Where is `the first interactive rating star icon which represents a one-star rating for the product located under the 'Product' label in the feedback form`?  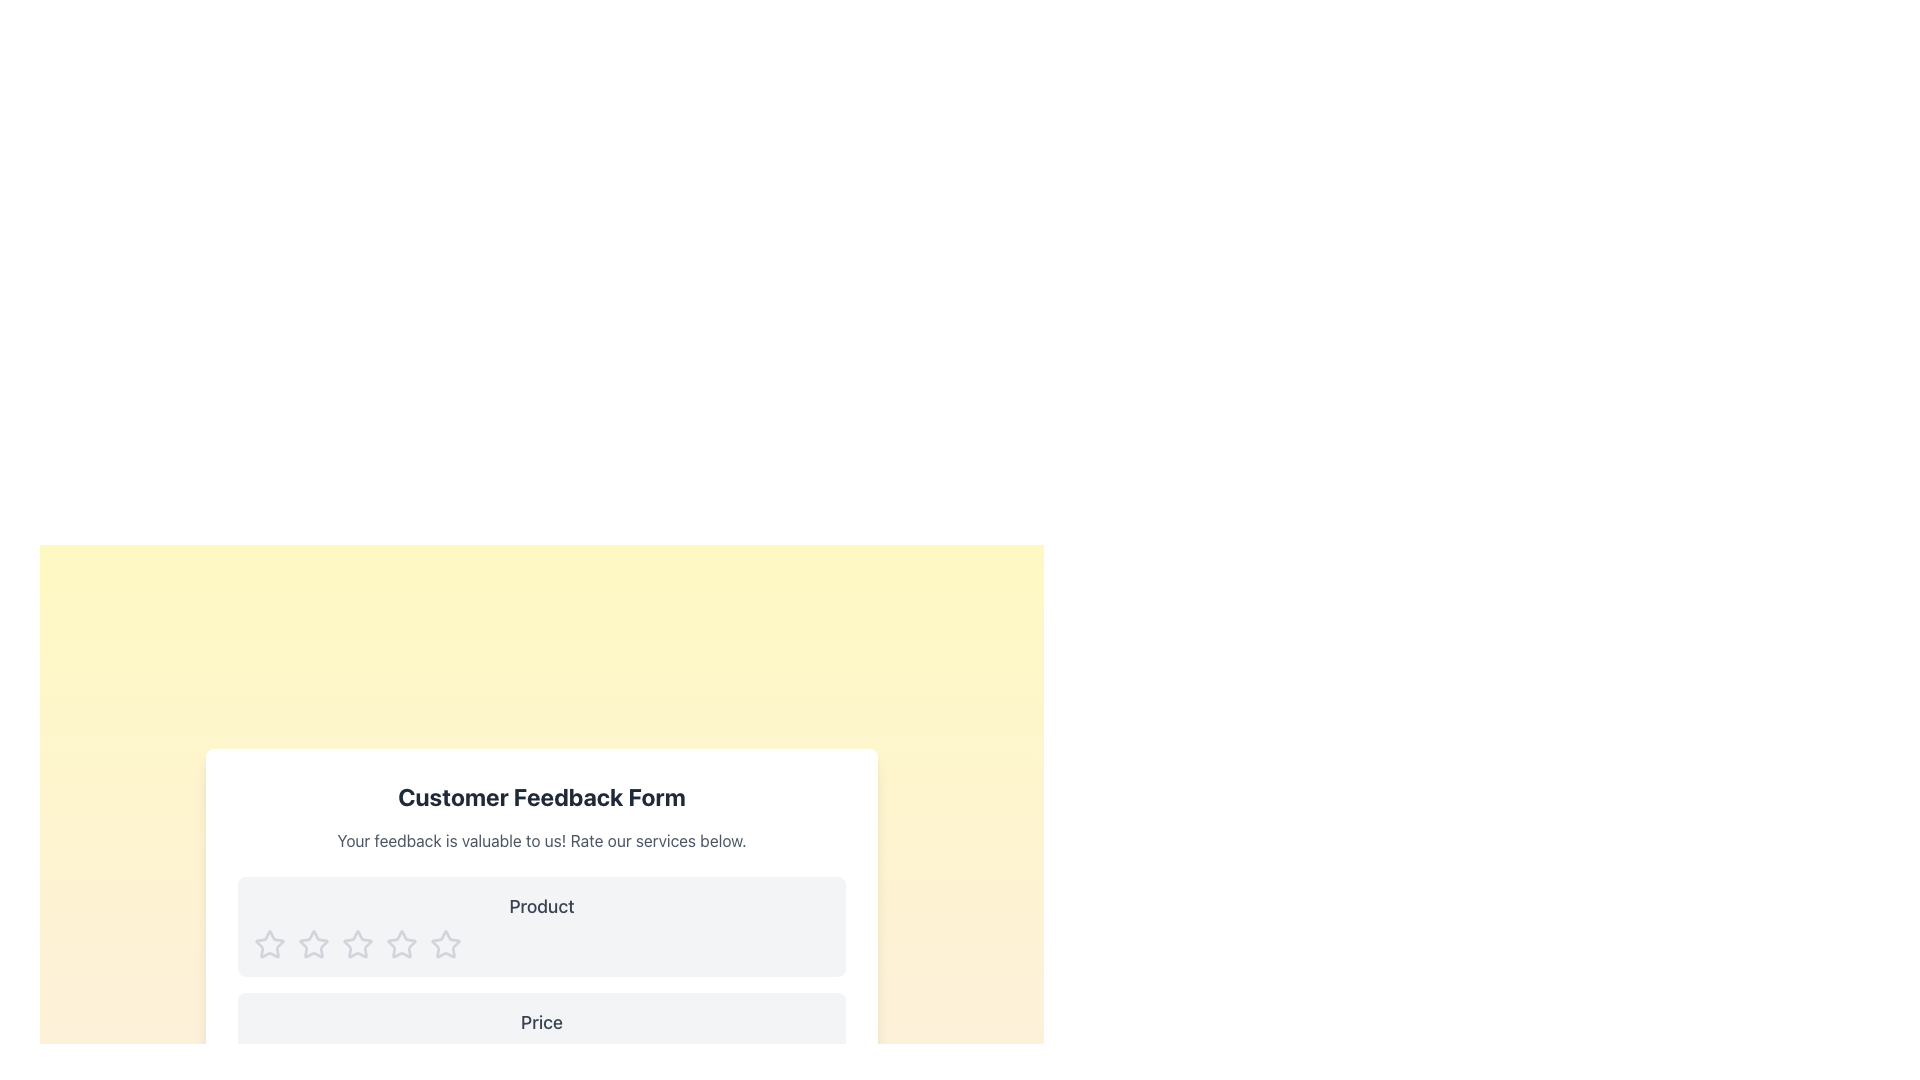
the first interactive rating star icon which represents a one-star rating for the product located under the 'Product' label in the feedback form is located at coordinates (268, 944).